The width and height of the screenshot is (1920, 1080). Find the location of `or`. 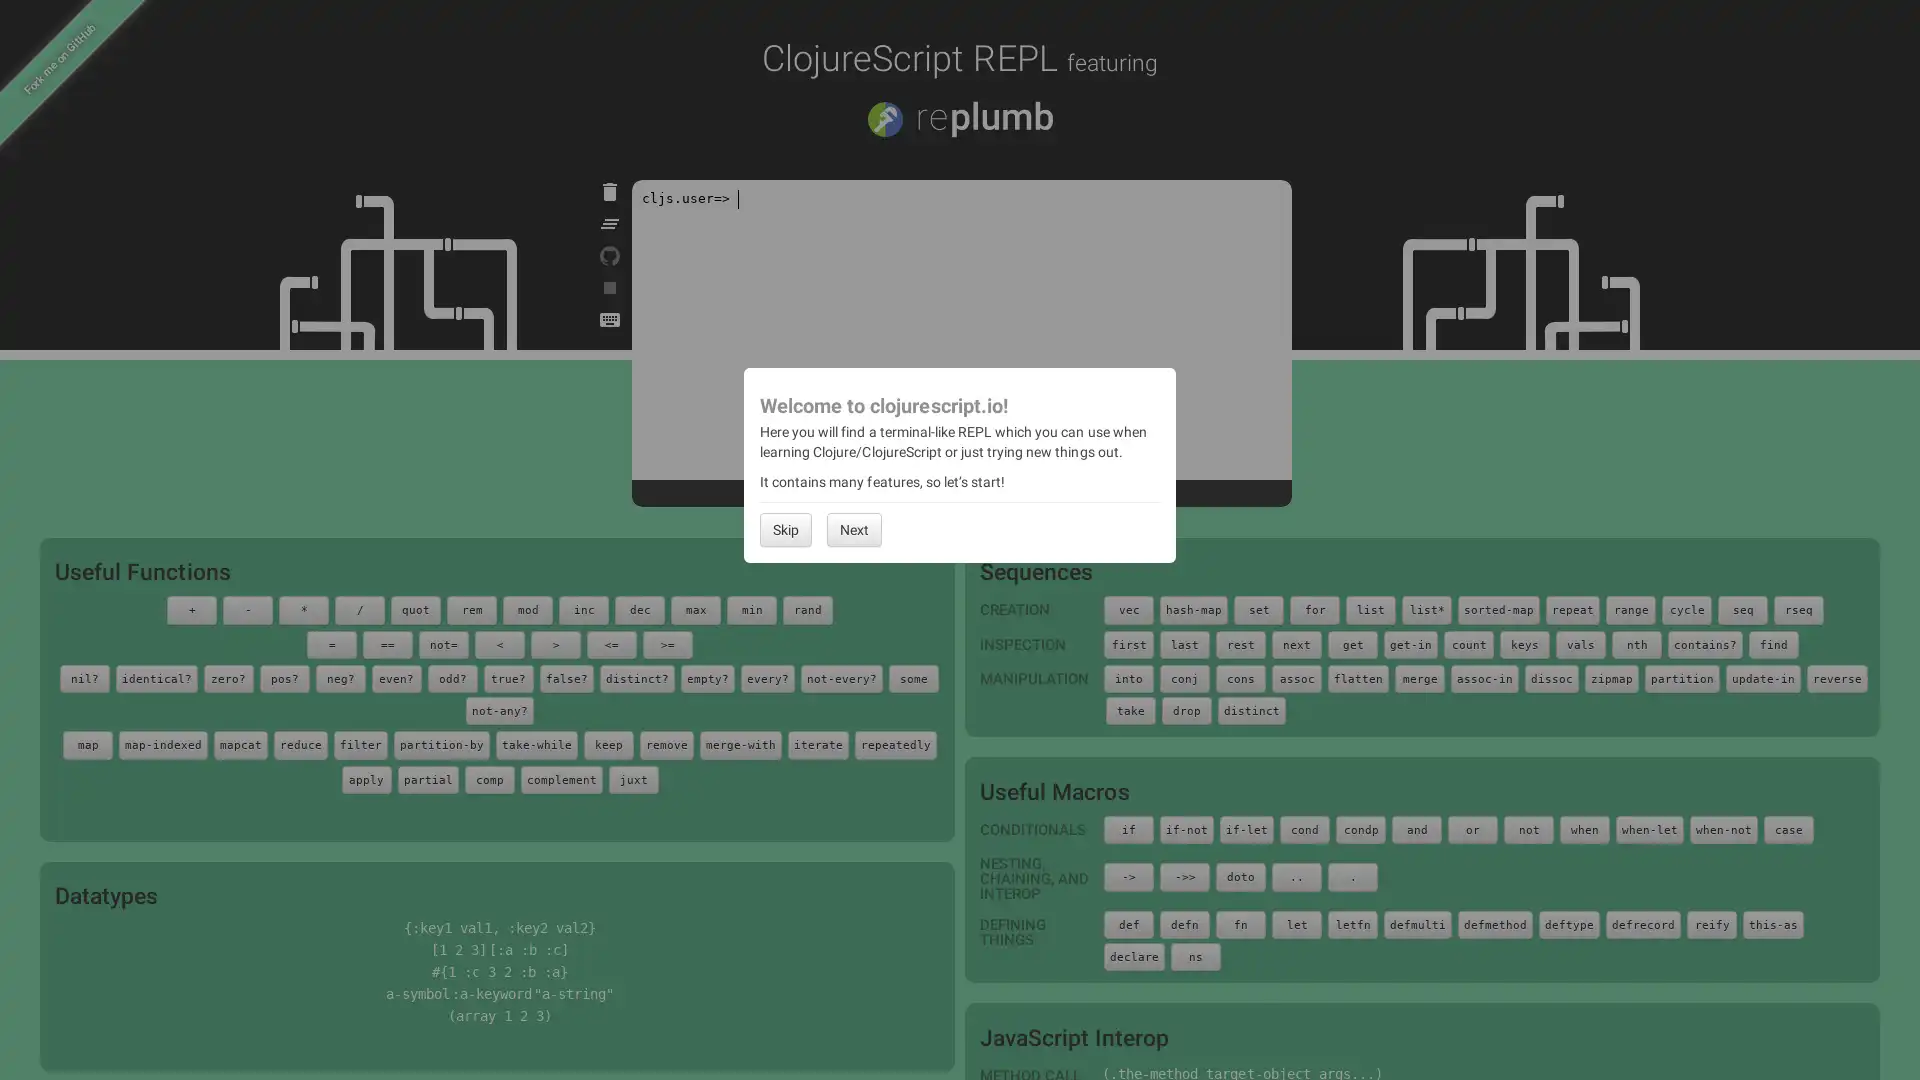

or is located at coordinates (1473, 829).